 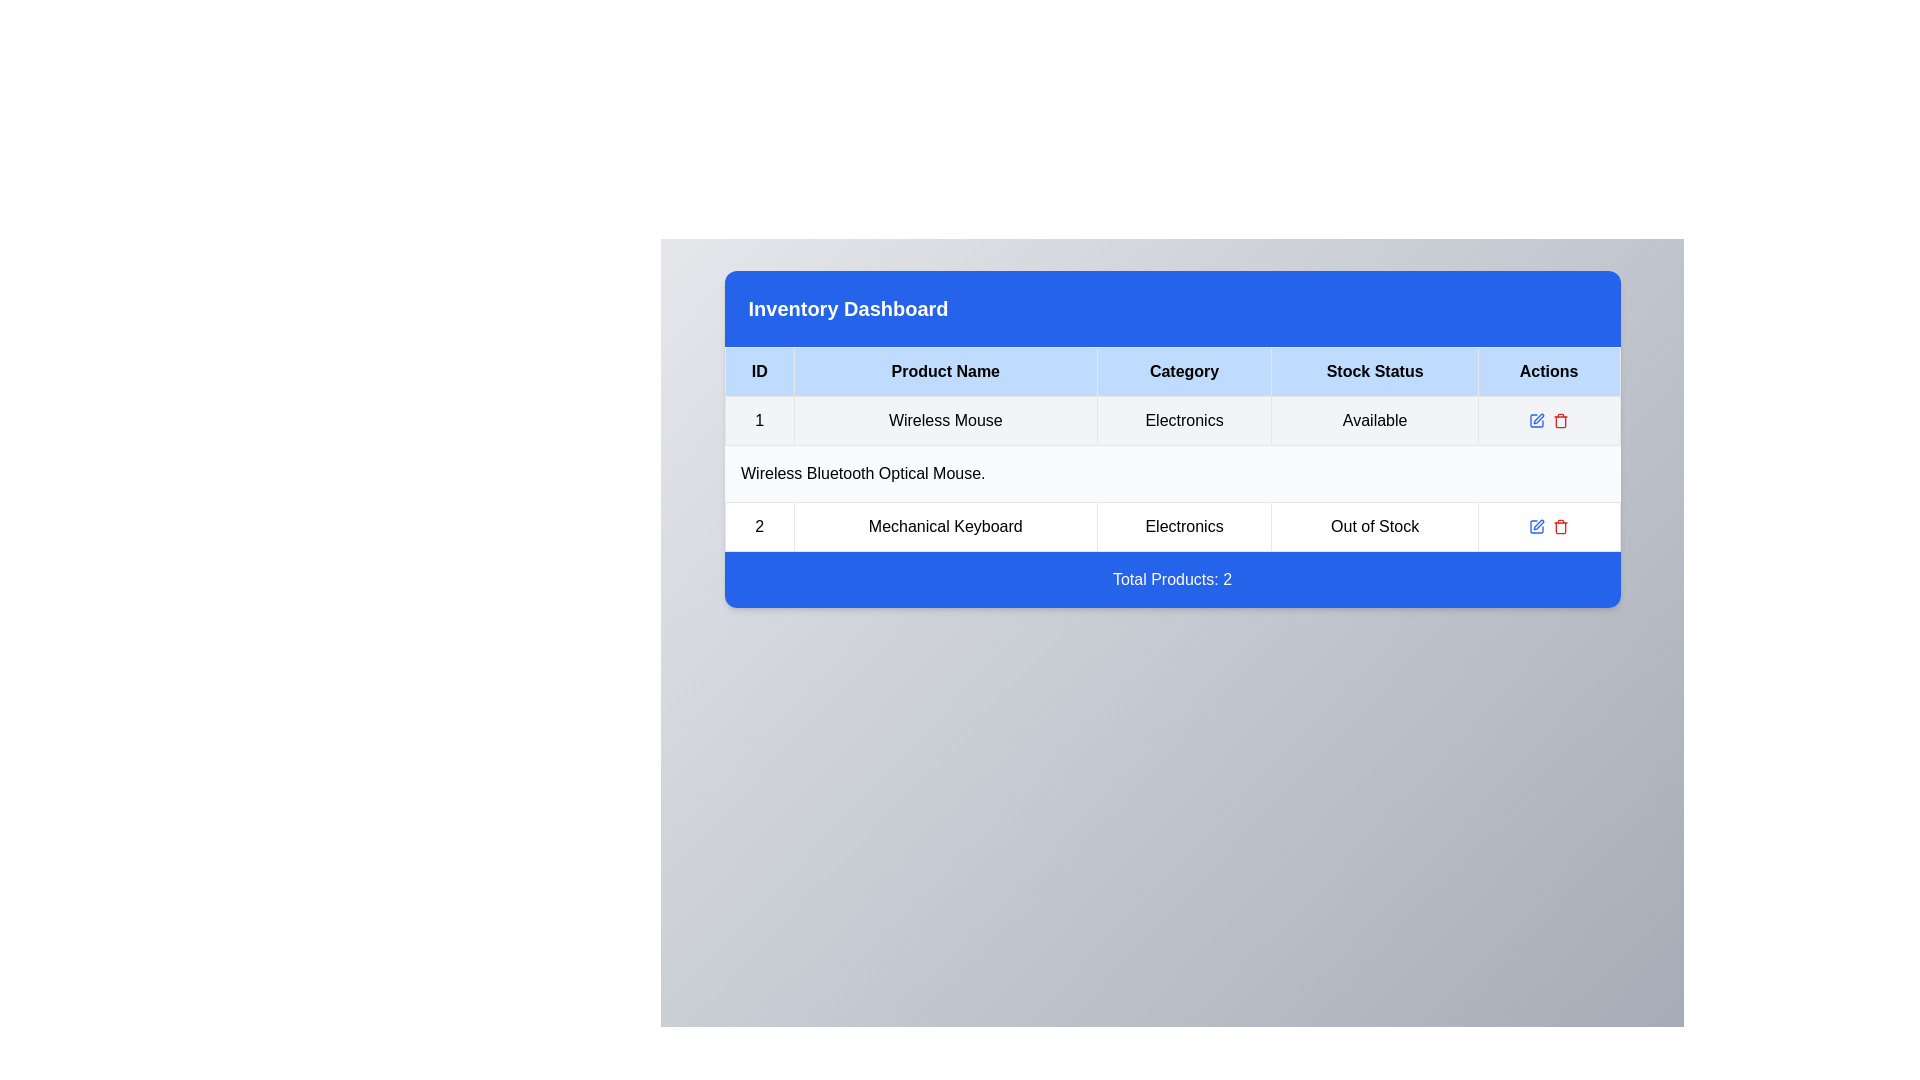 What do you see at coordinates (1548, 371) in the screenshot?
I see `the last Table Header Cell in the column that labels actions for each row in the table, positioned in the top-right section after the 'ID', 'Product Name', 'Category', and 'Stock Status' headers` at bounding box center [1548, 371].